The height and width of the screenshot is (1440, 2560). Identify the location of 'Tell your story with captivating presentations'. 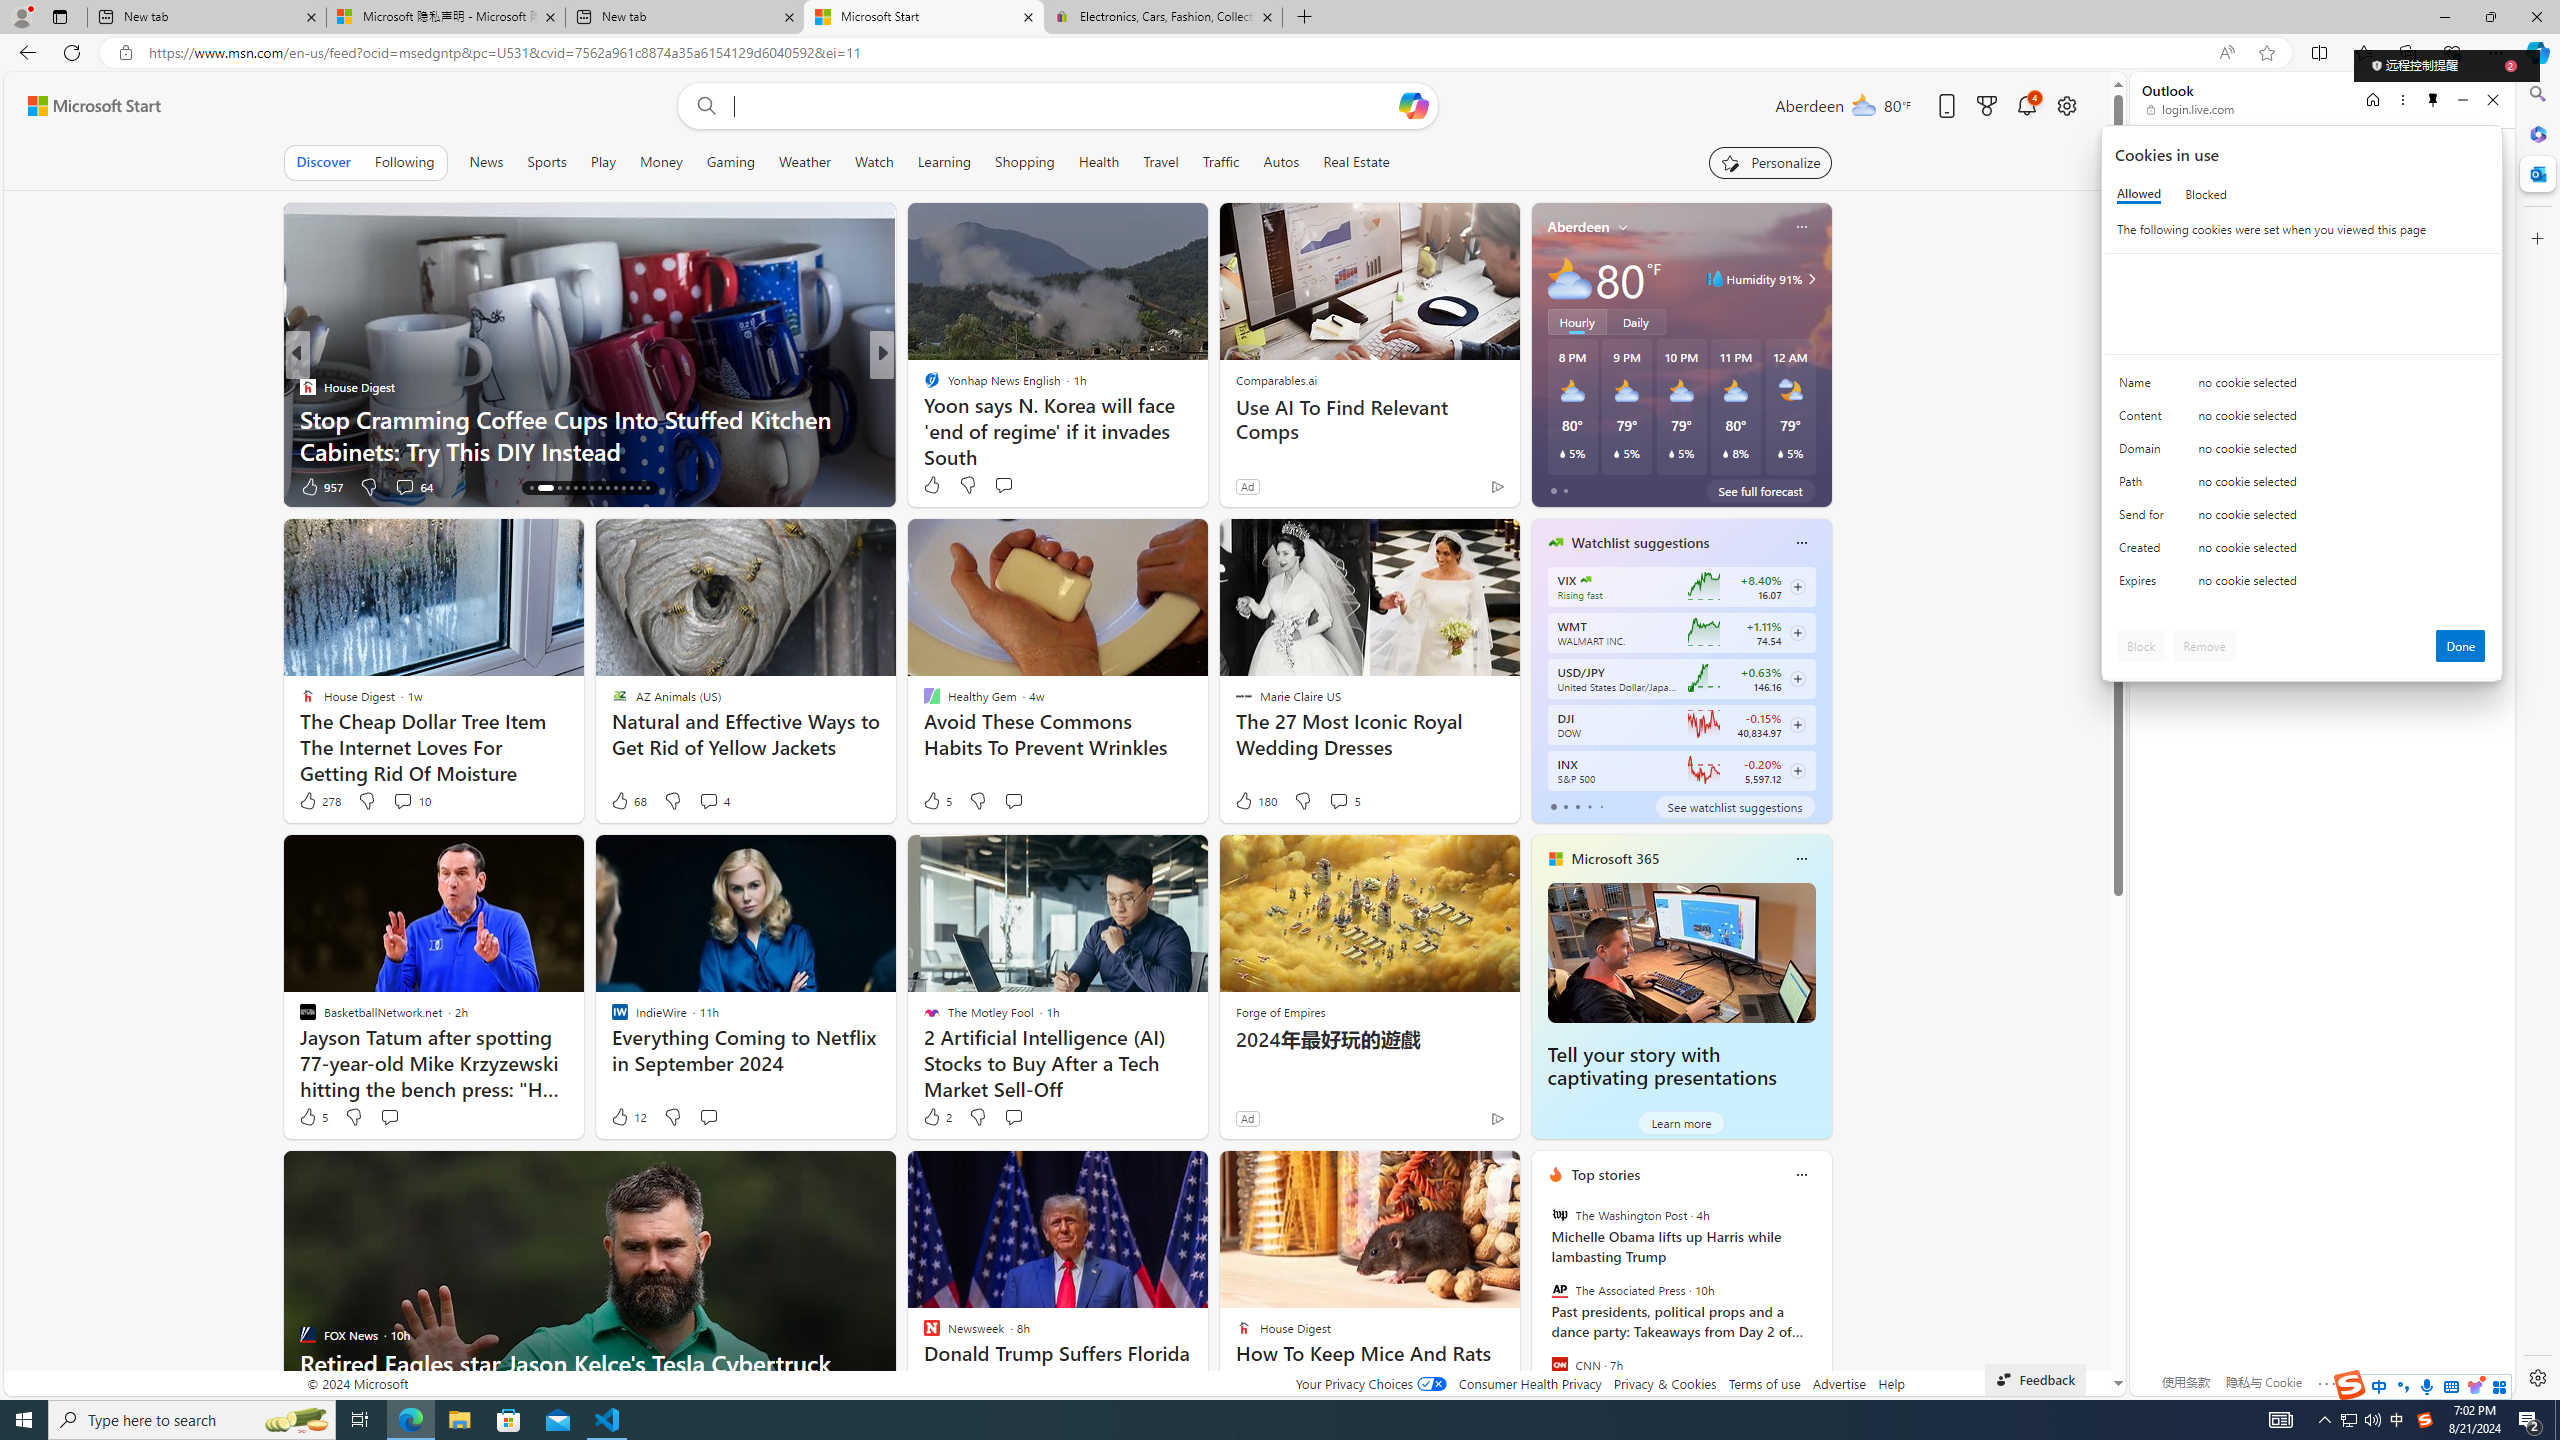
(1679, 951).